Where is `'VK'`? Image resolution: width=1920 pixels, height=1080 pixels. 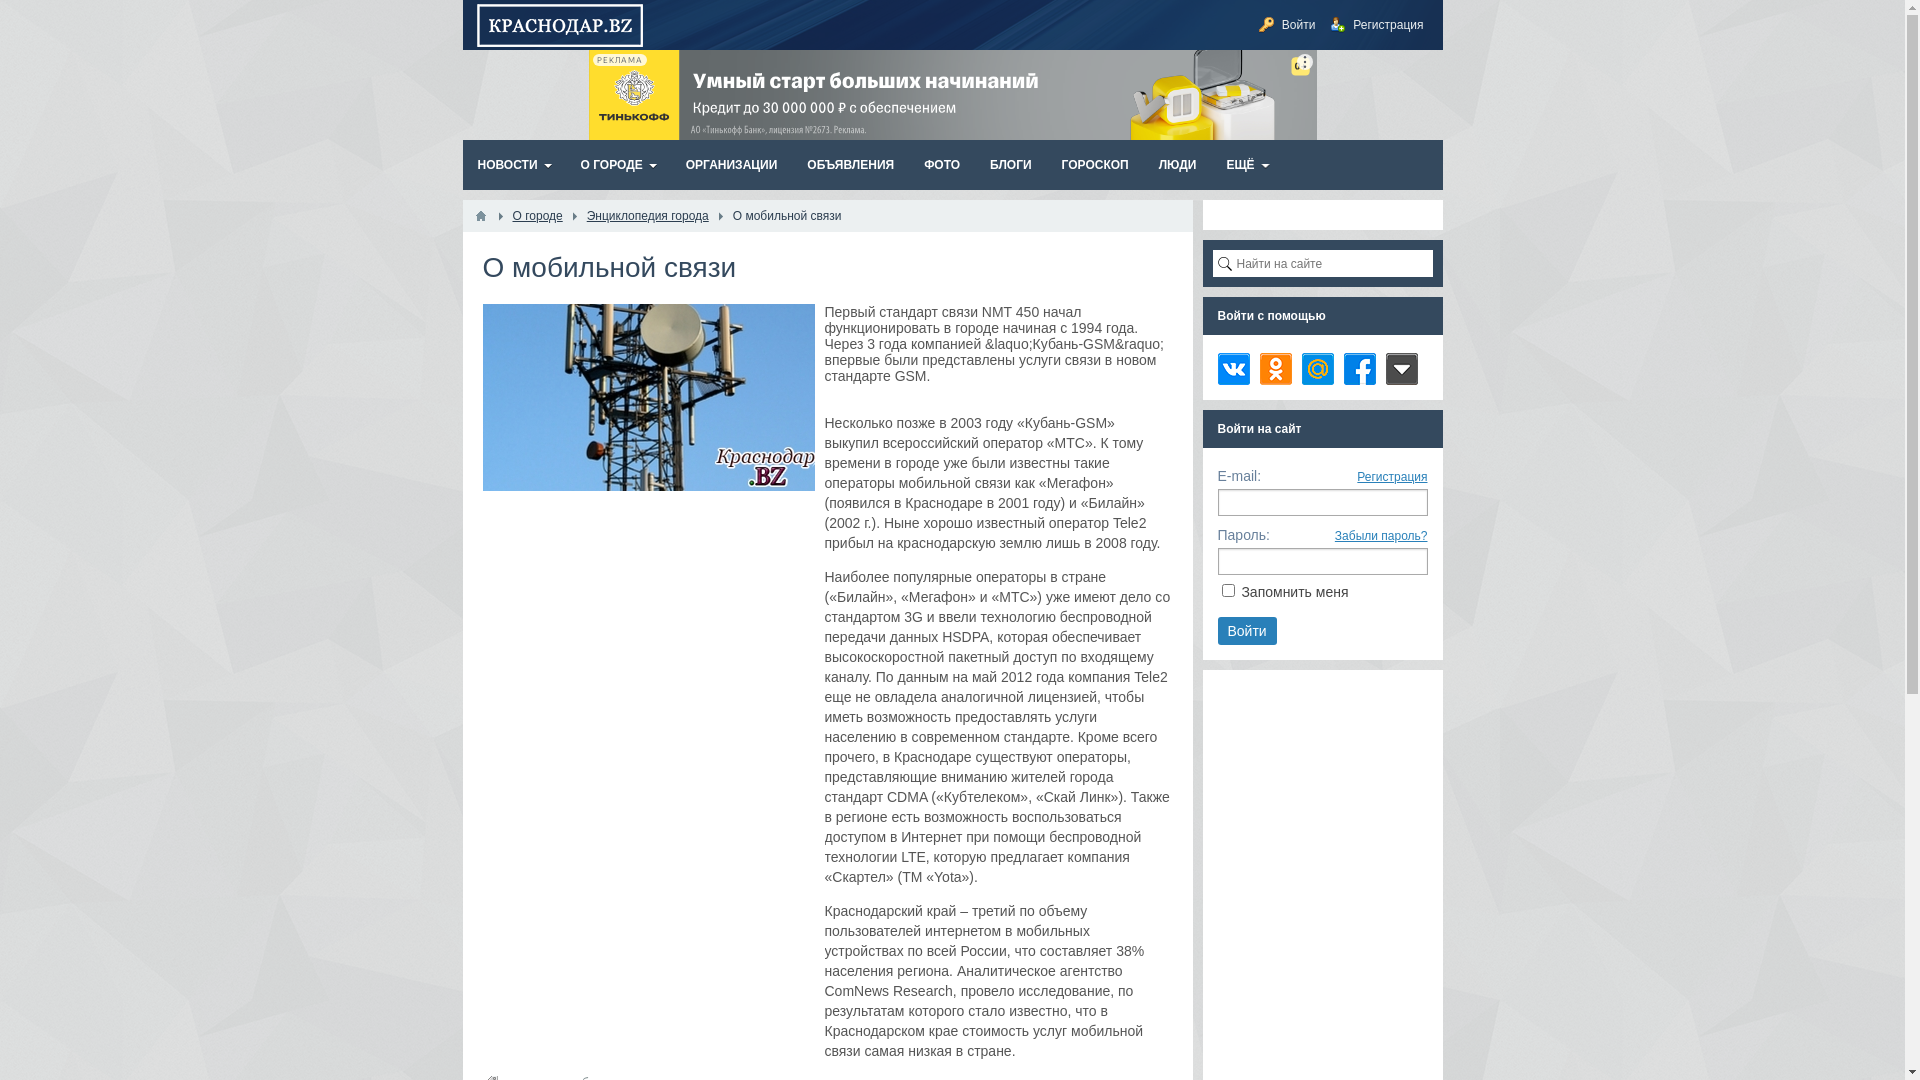
'VK' is located at coordinates (1232, 369).